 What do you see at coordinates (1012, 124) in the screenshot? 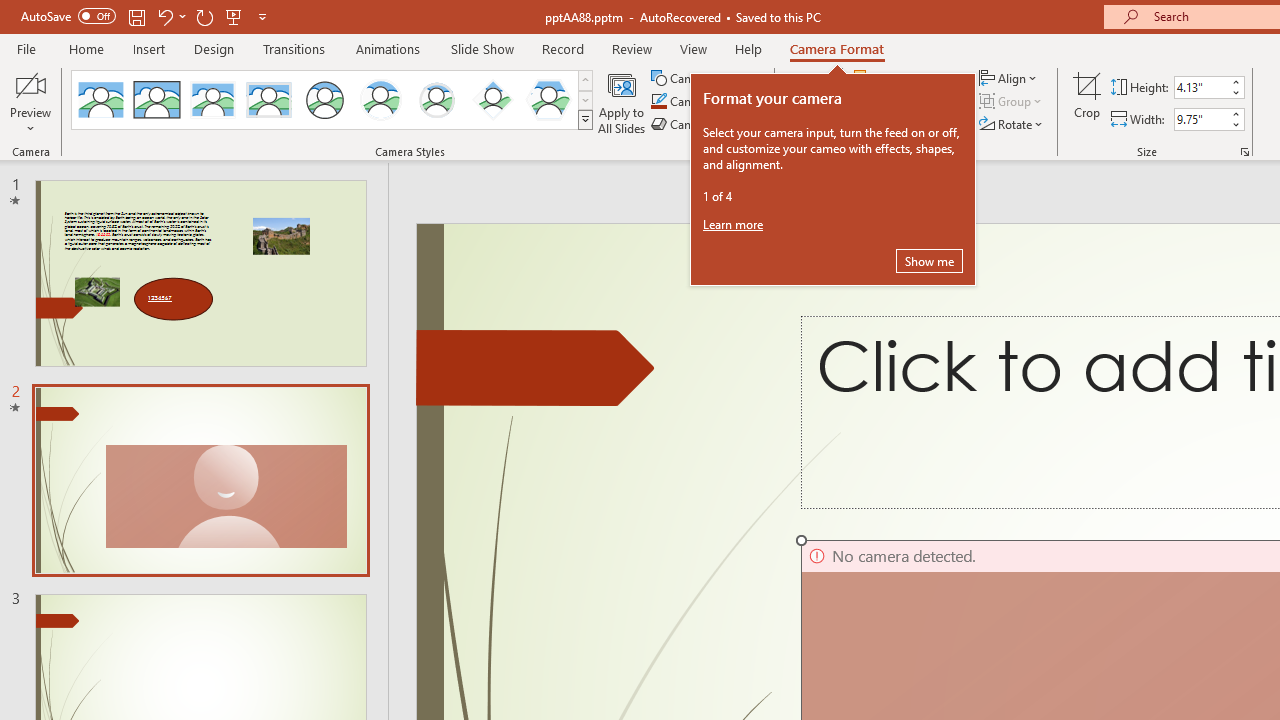
I see `'Rotate'` at bounding box center [1012, 124].